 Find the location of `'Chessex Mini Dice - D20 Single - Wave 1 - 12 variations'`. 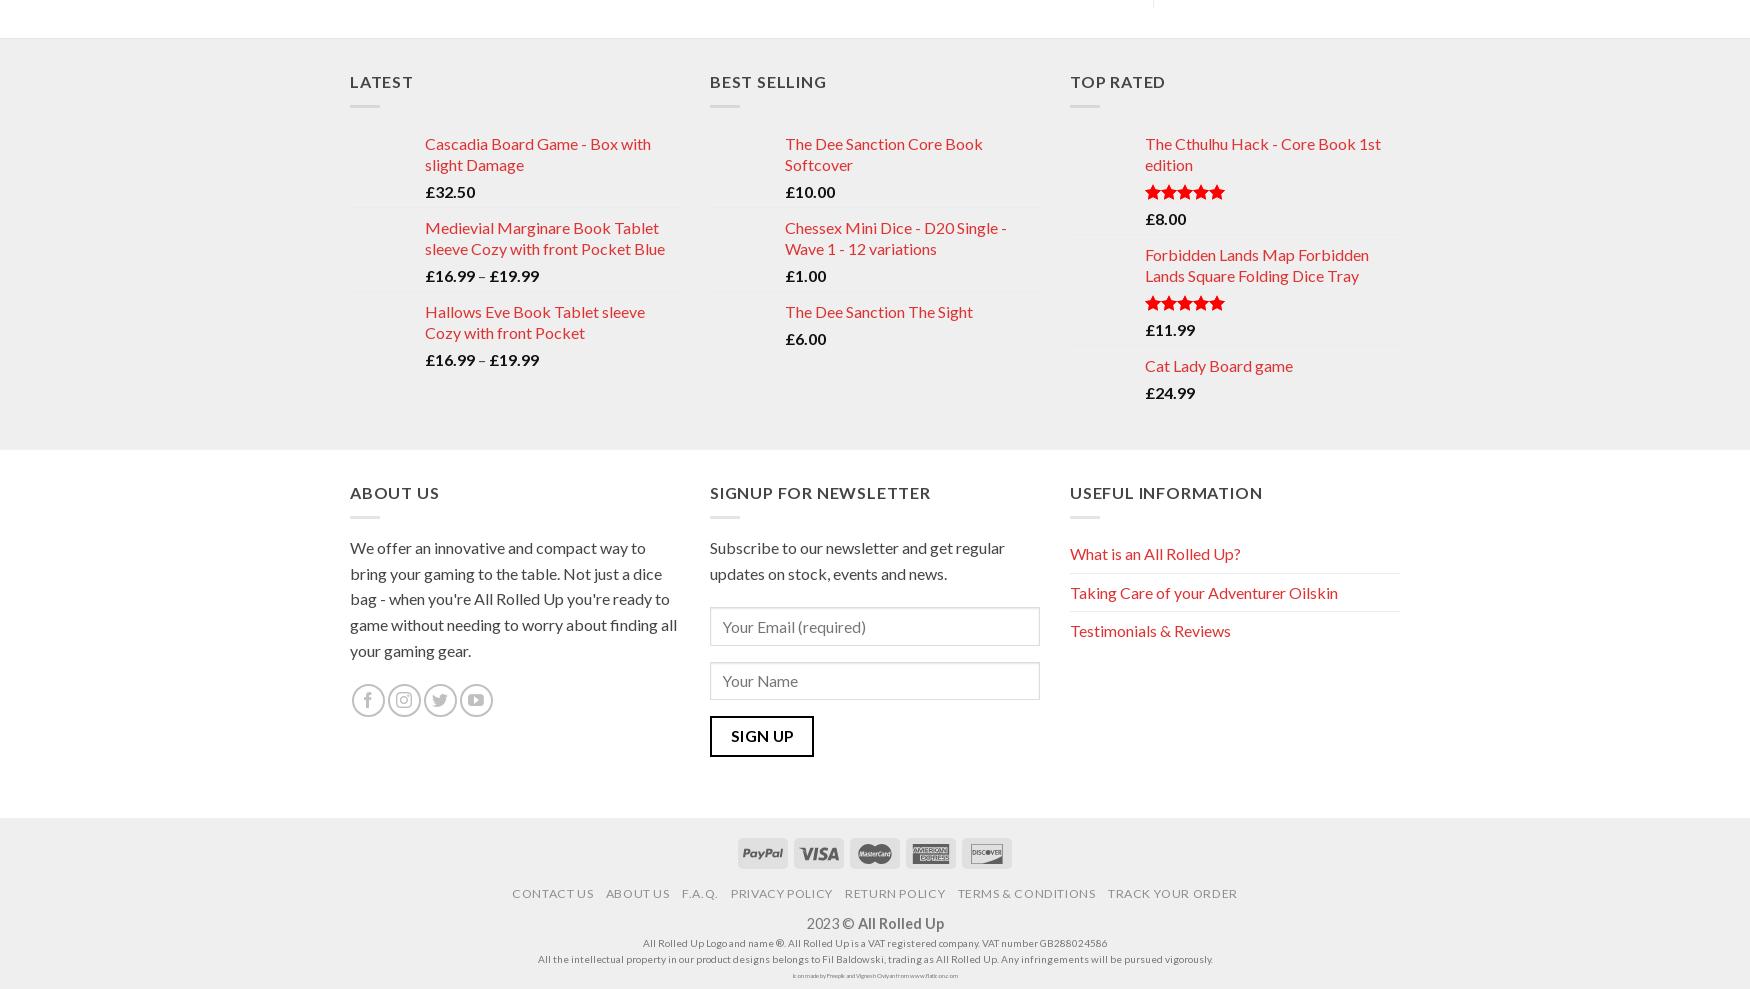

'Chessex Mini Dice - D20 Single - Wave 1 - 12 variations' is located at coordinates (895, 236).